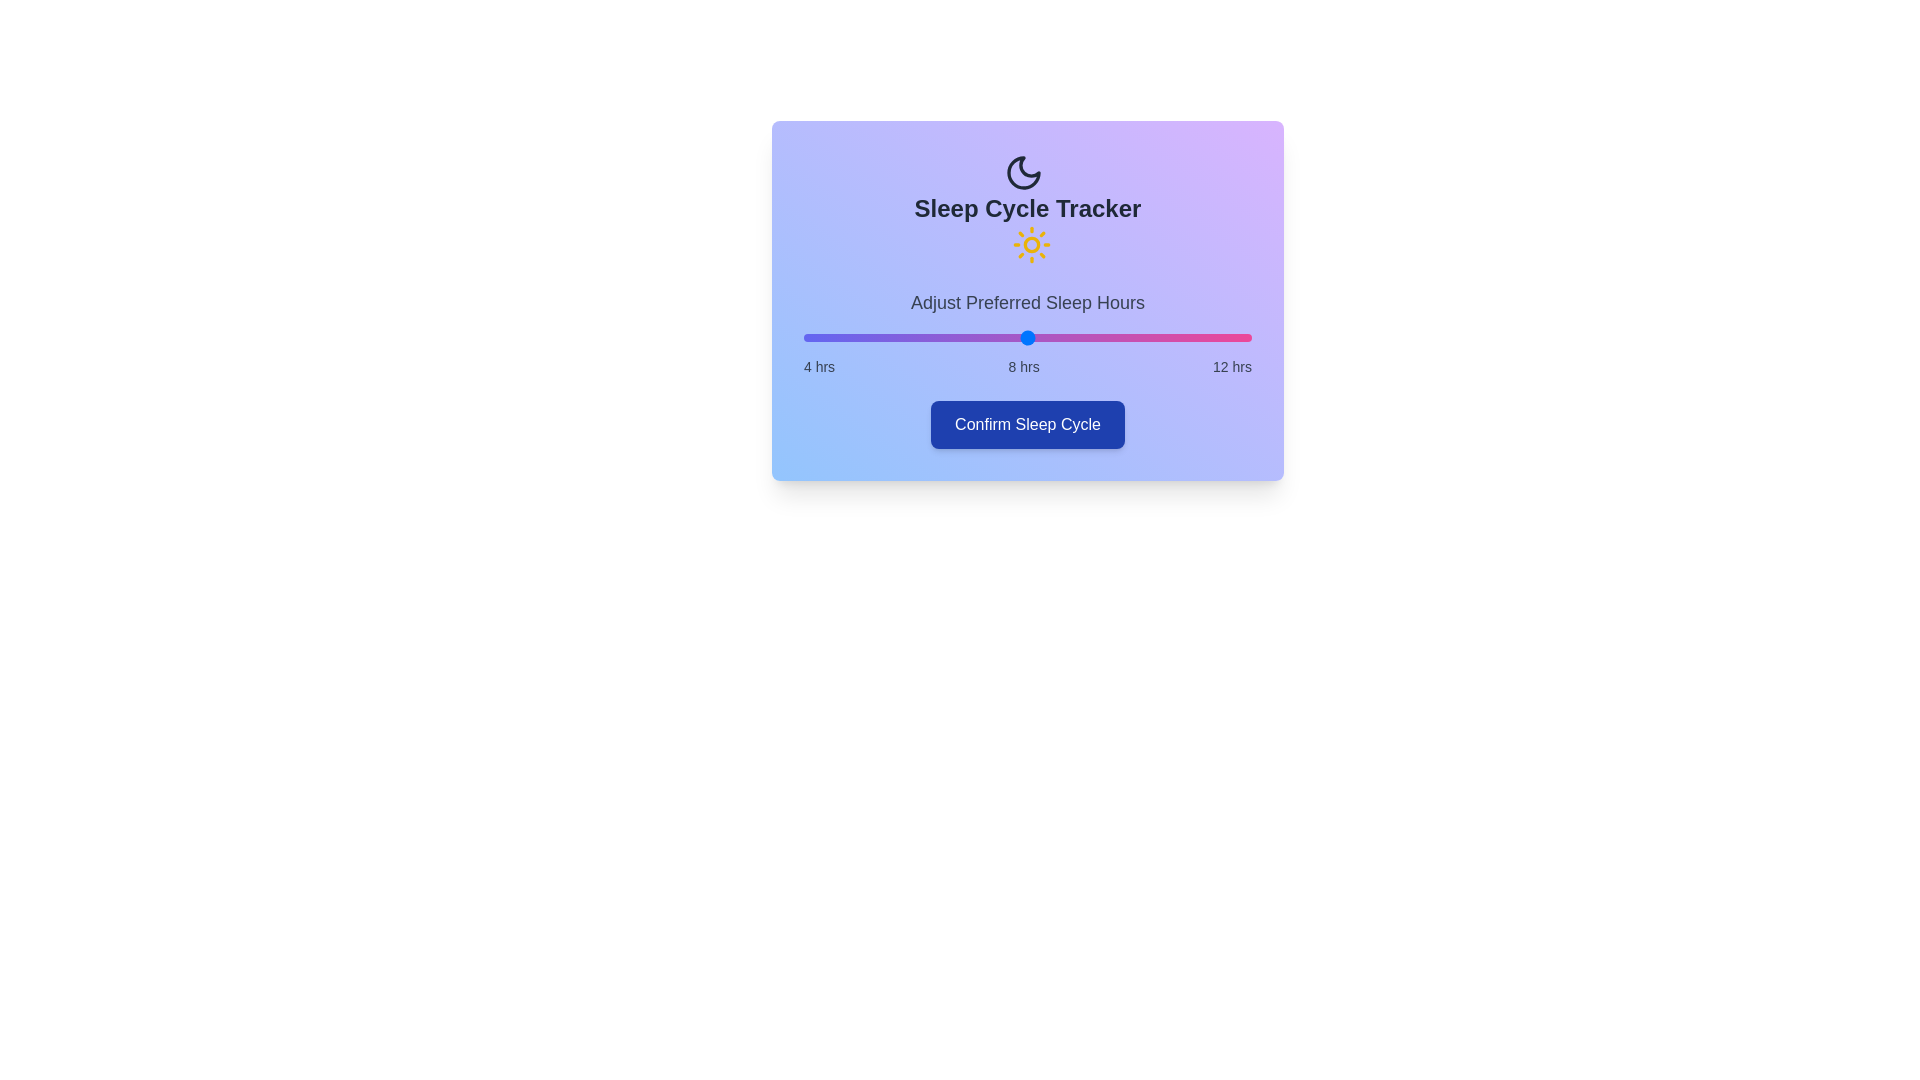 This screenshot has width=1920, height=1080. I want to click on the sleep hours slider to 8 hours, so click(1027, 337).